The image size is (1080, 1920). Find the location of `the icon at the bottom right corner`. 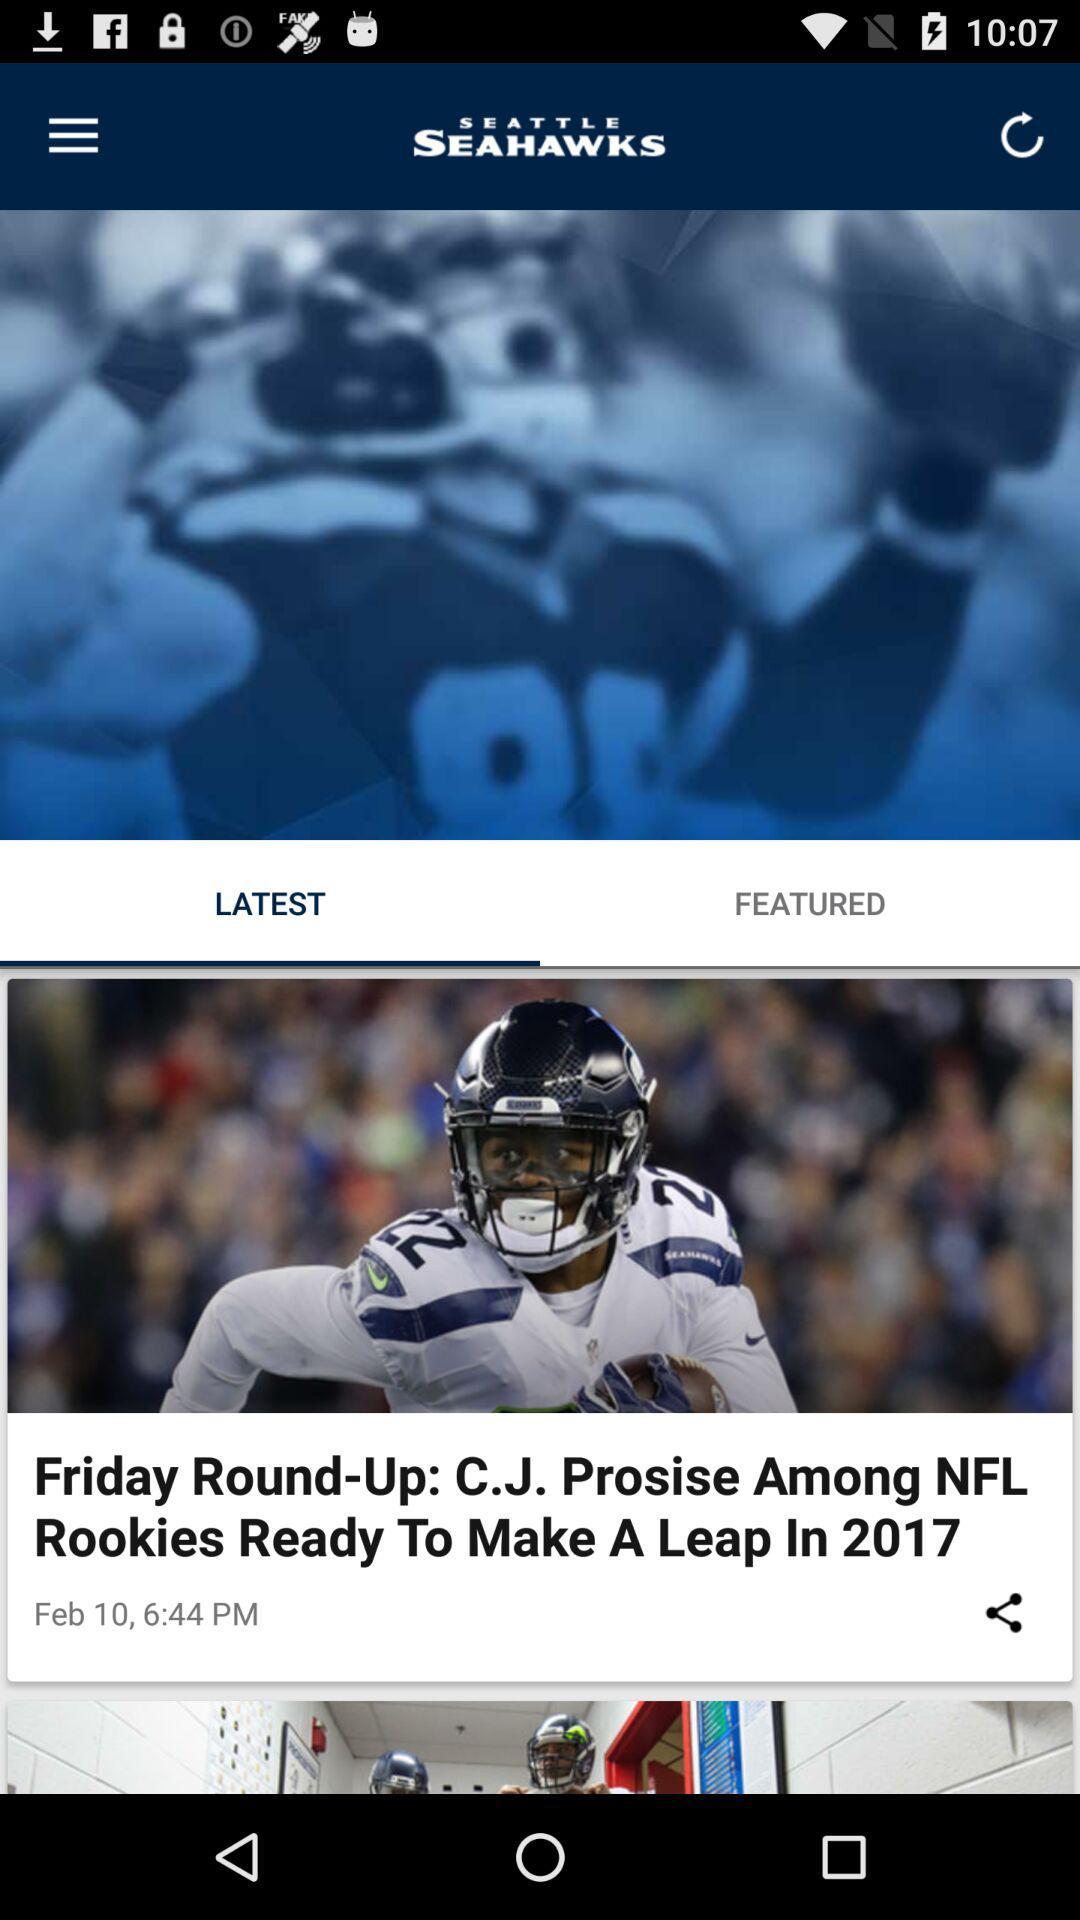

the icon at the bottom right corner is located at coordinates (1003, 1612).